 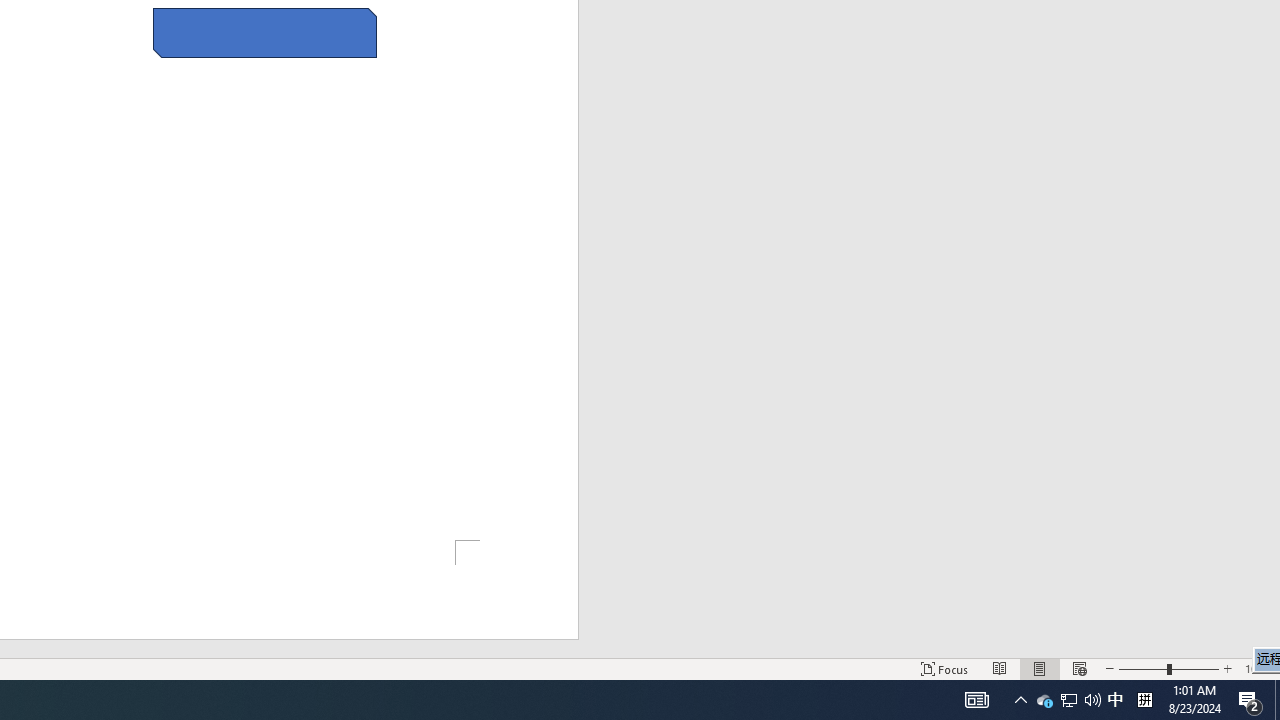 What do you see at coordinates (1000, 669) in the screenshot?
I see `'Read Mode'` at bounding box center [1000, 669].